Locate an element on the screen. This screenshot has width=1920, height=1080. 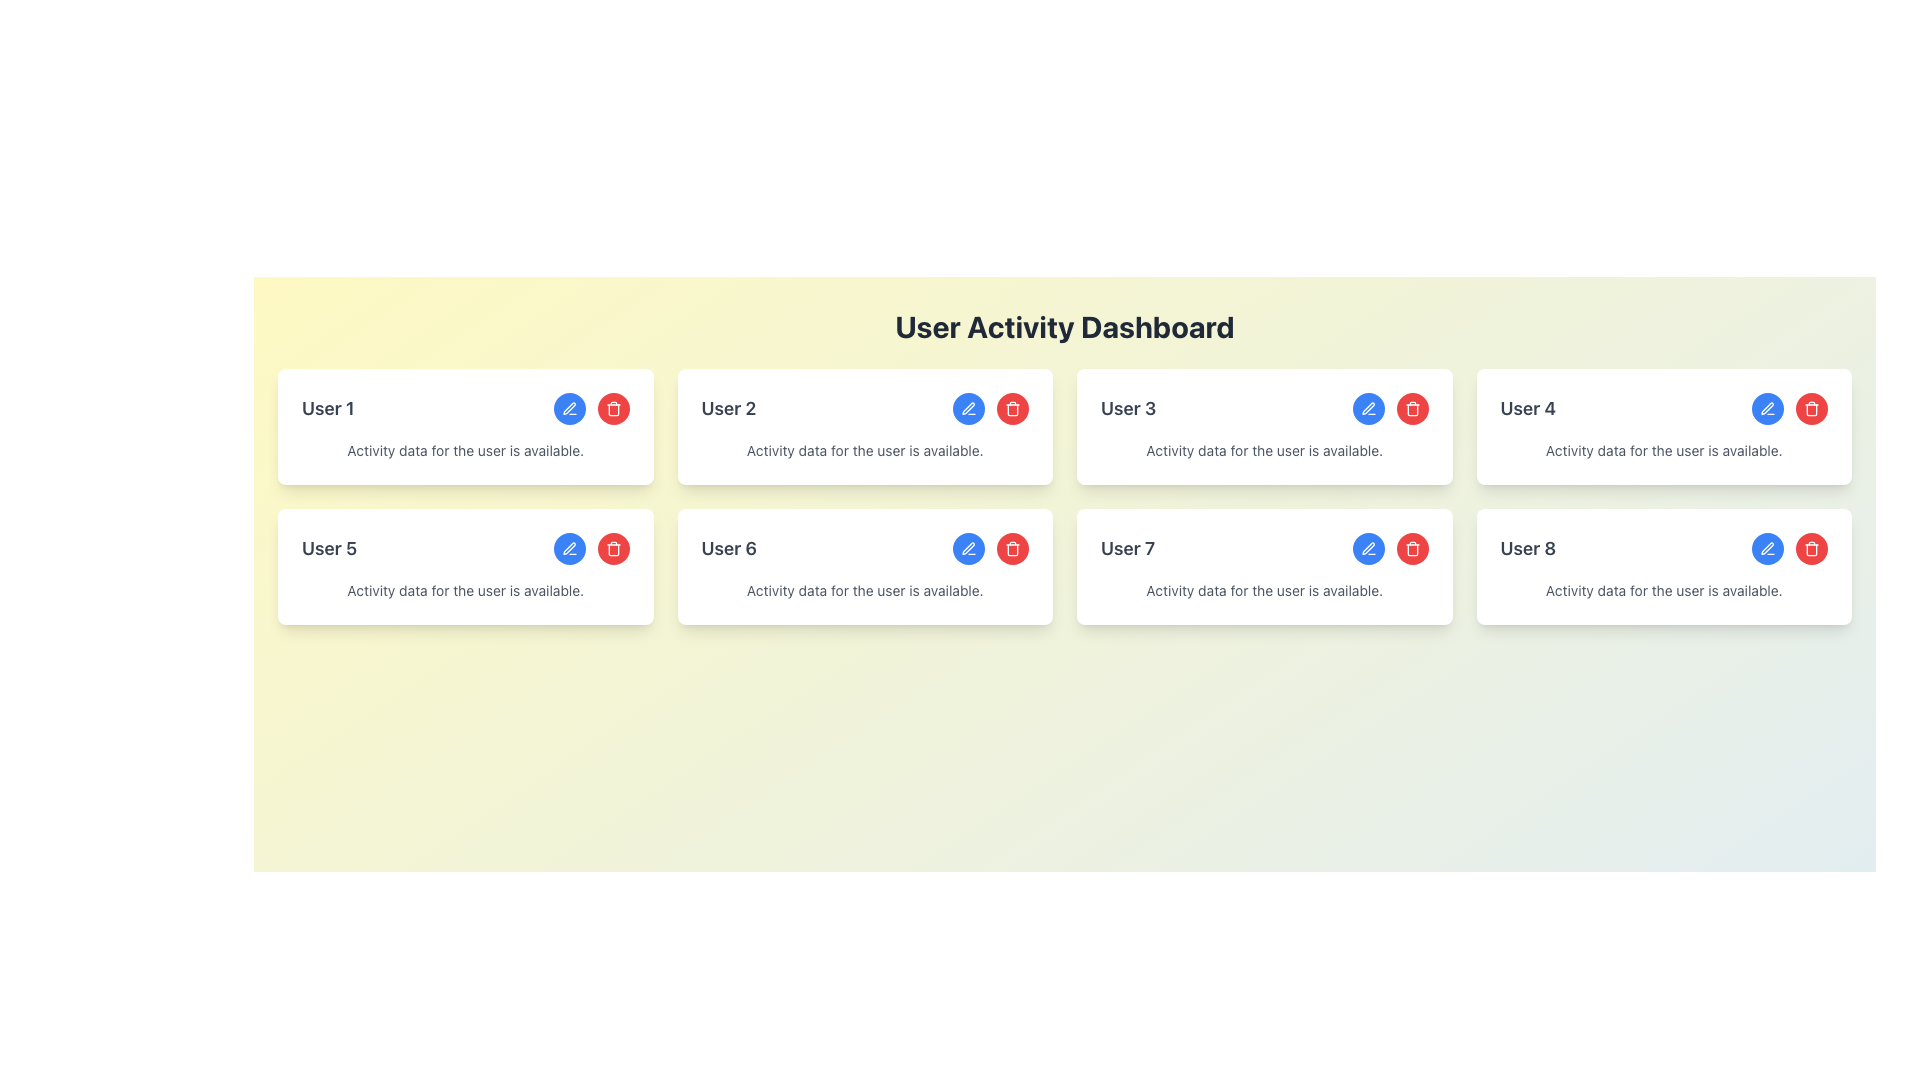
the circular button with a blue background and a pen icon, located to the right of the 'User 1' card in the 'User Activity Dashboard' is located at coordinates (568, 407).